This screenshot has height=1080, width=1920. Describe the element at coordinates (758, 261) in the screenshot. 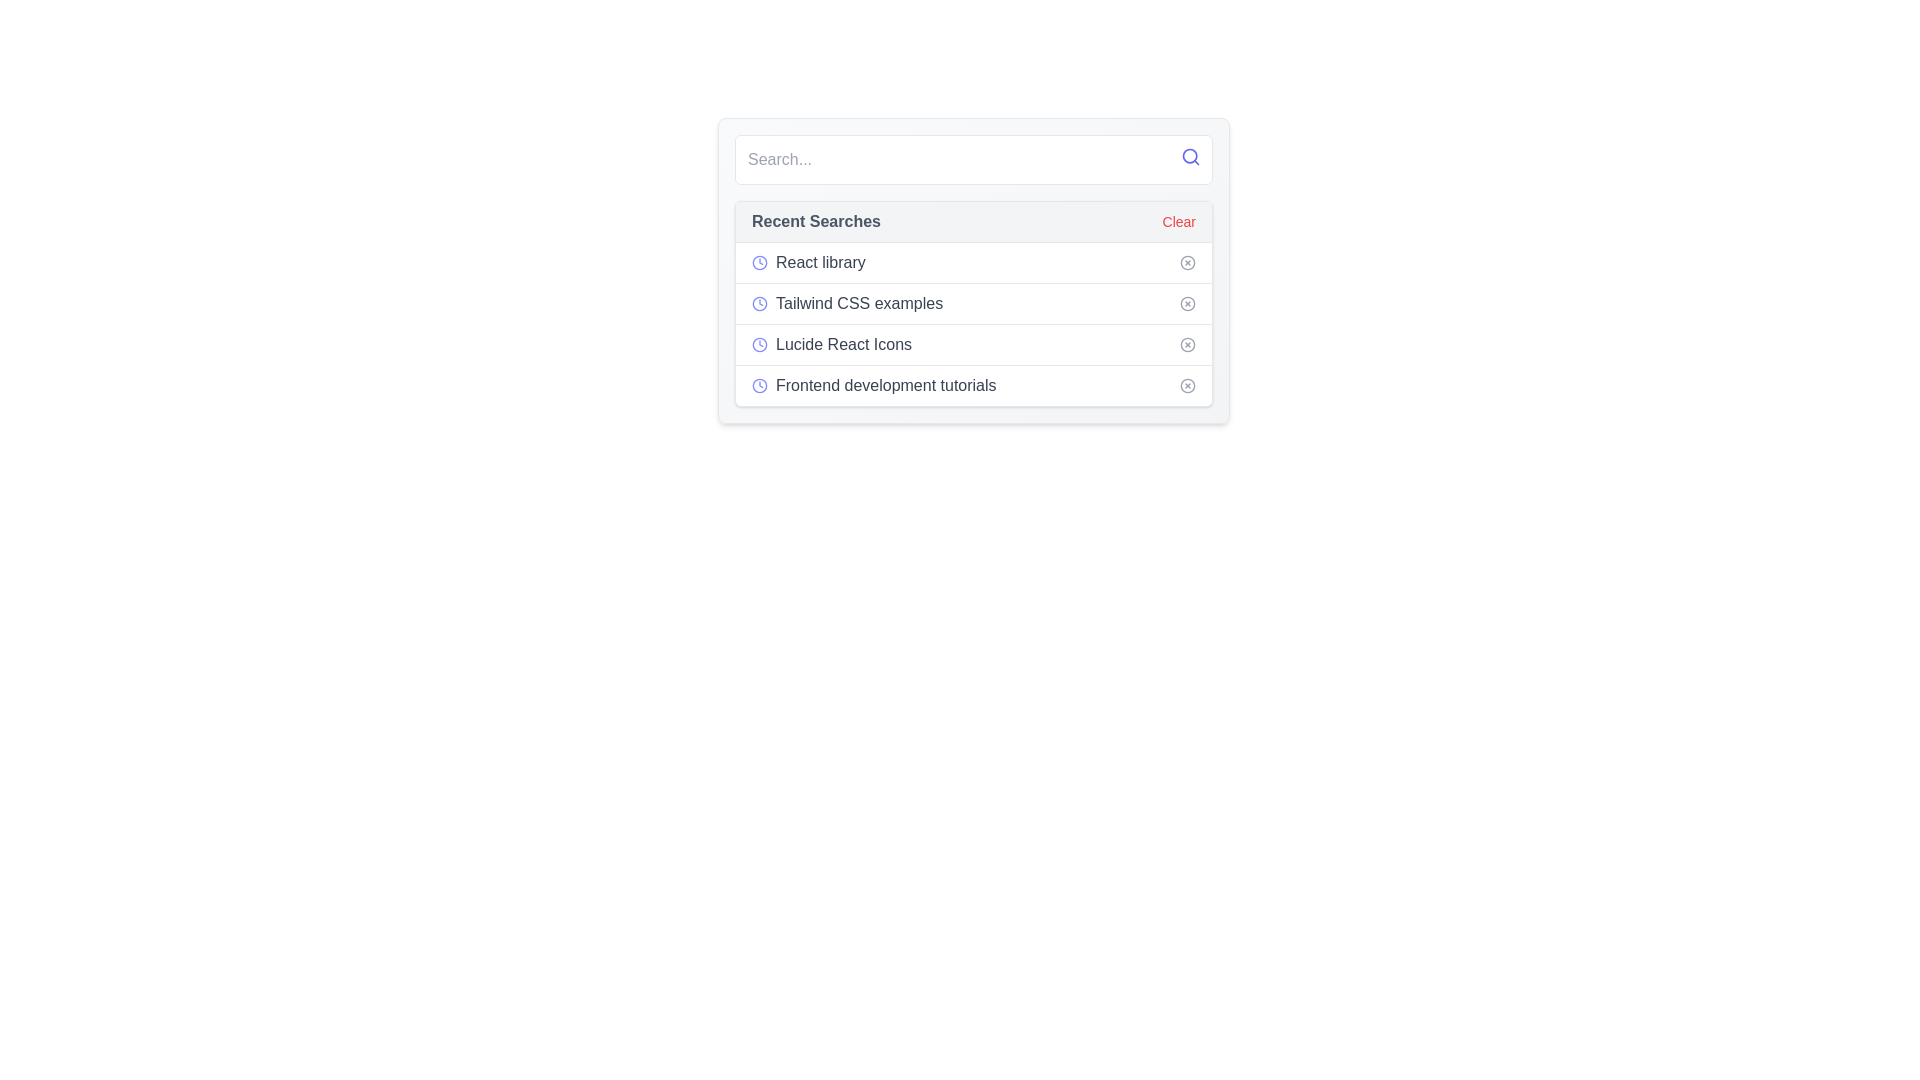

I see `the circular SVG element resembling a clock in the 'Recent Searches' section, located before the text 'React library'` at that location.